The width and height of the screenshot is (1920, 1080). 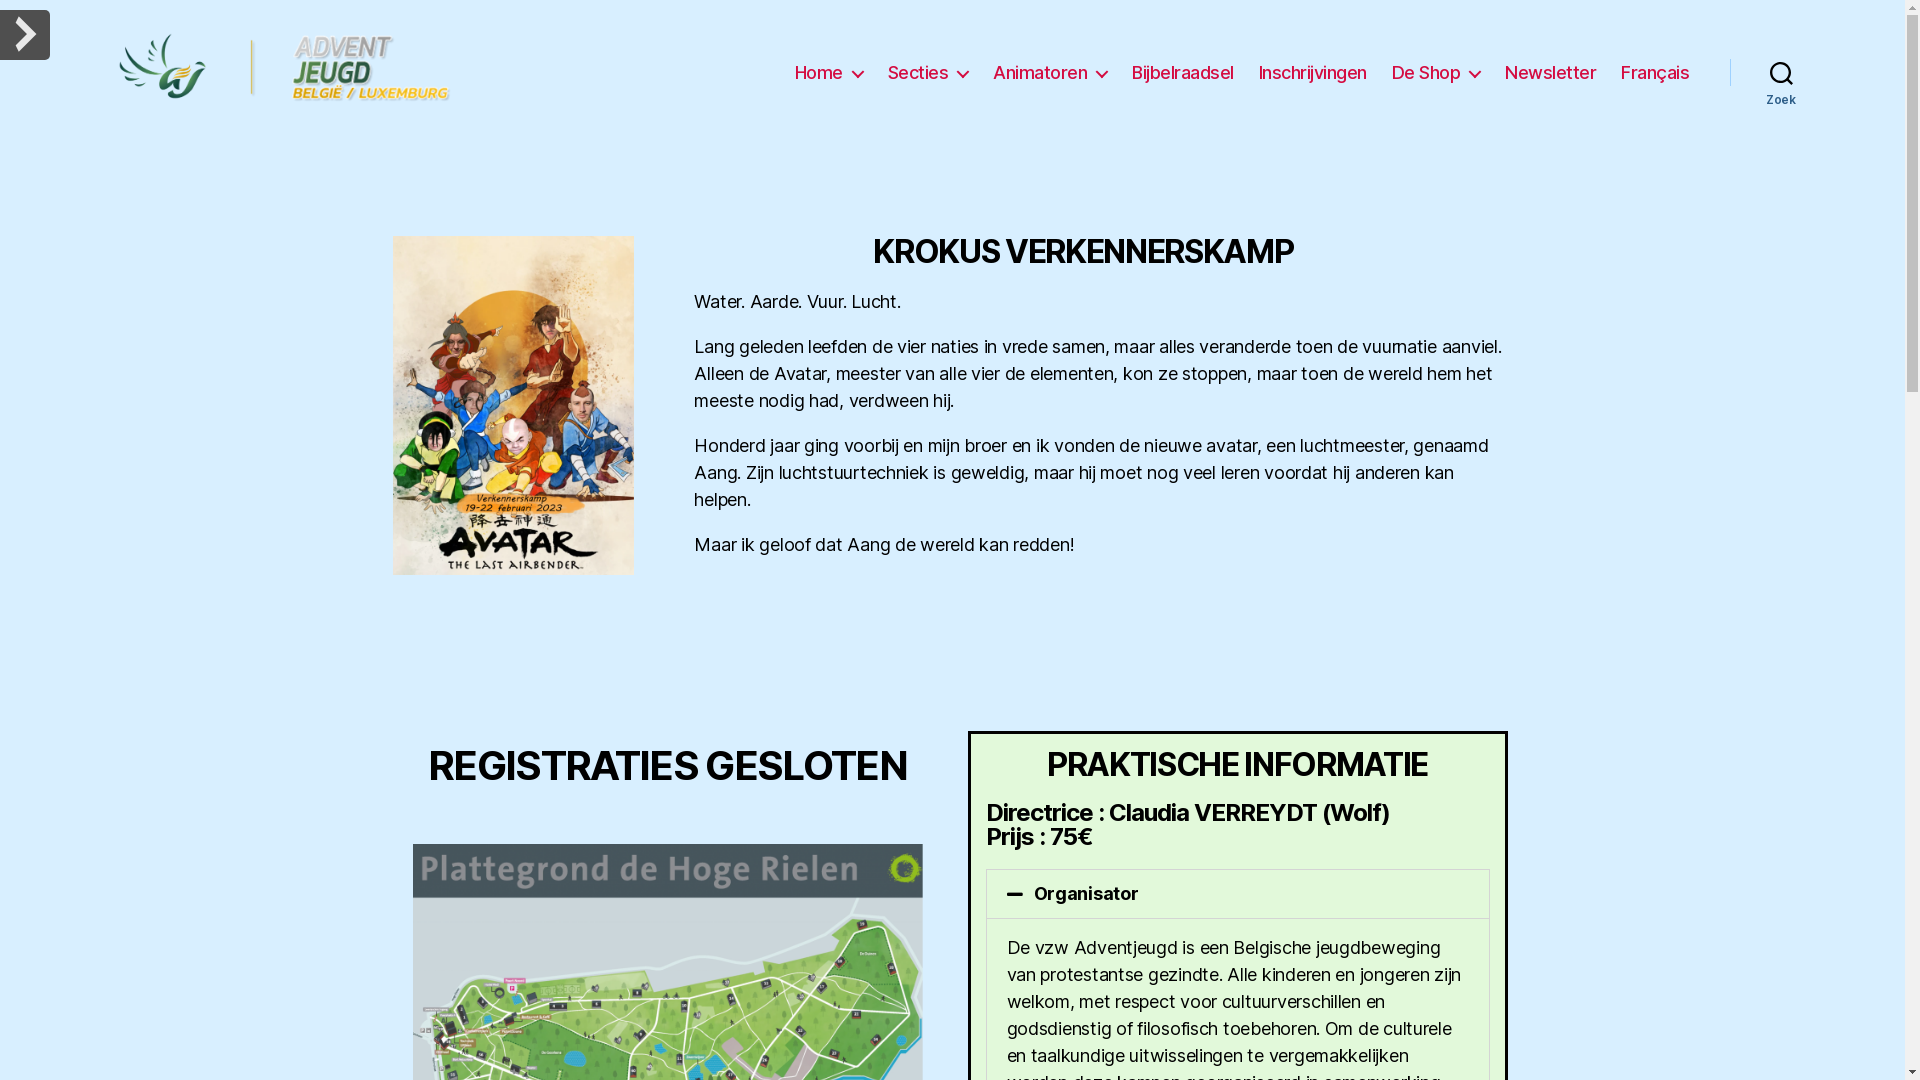 What do you see at coordinates (1549, 72) in the screenshot?
I see `'Newsletter'` at bounding box center [1549, 72].